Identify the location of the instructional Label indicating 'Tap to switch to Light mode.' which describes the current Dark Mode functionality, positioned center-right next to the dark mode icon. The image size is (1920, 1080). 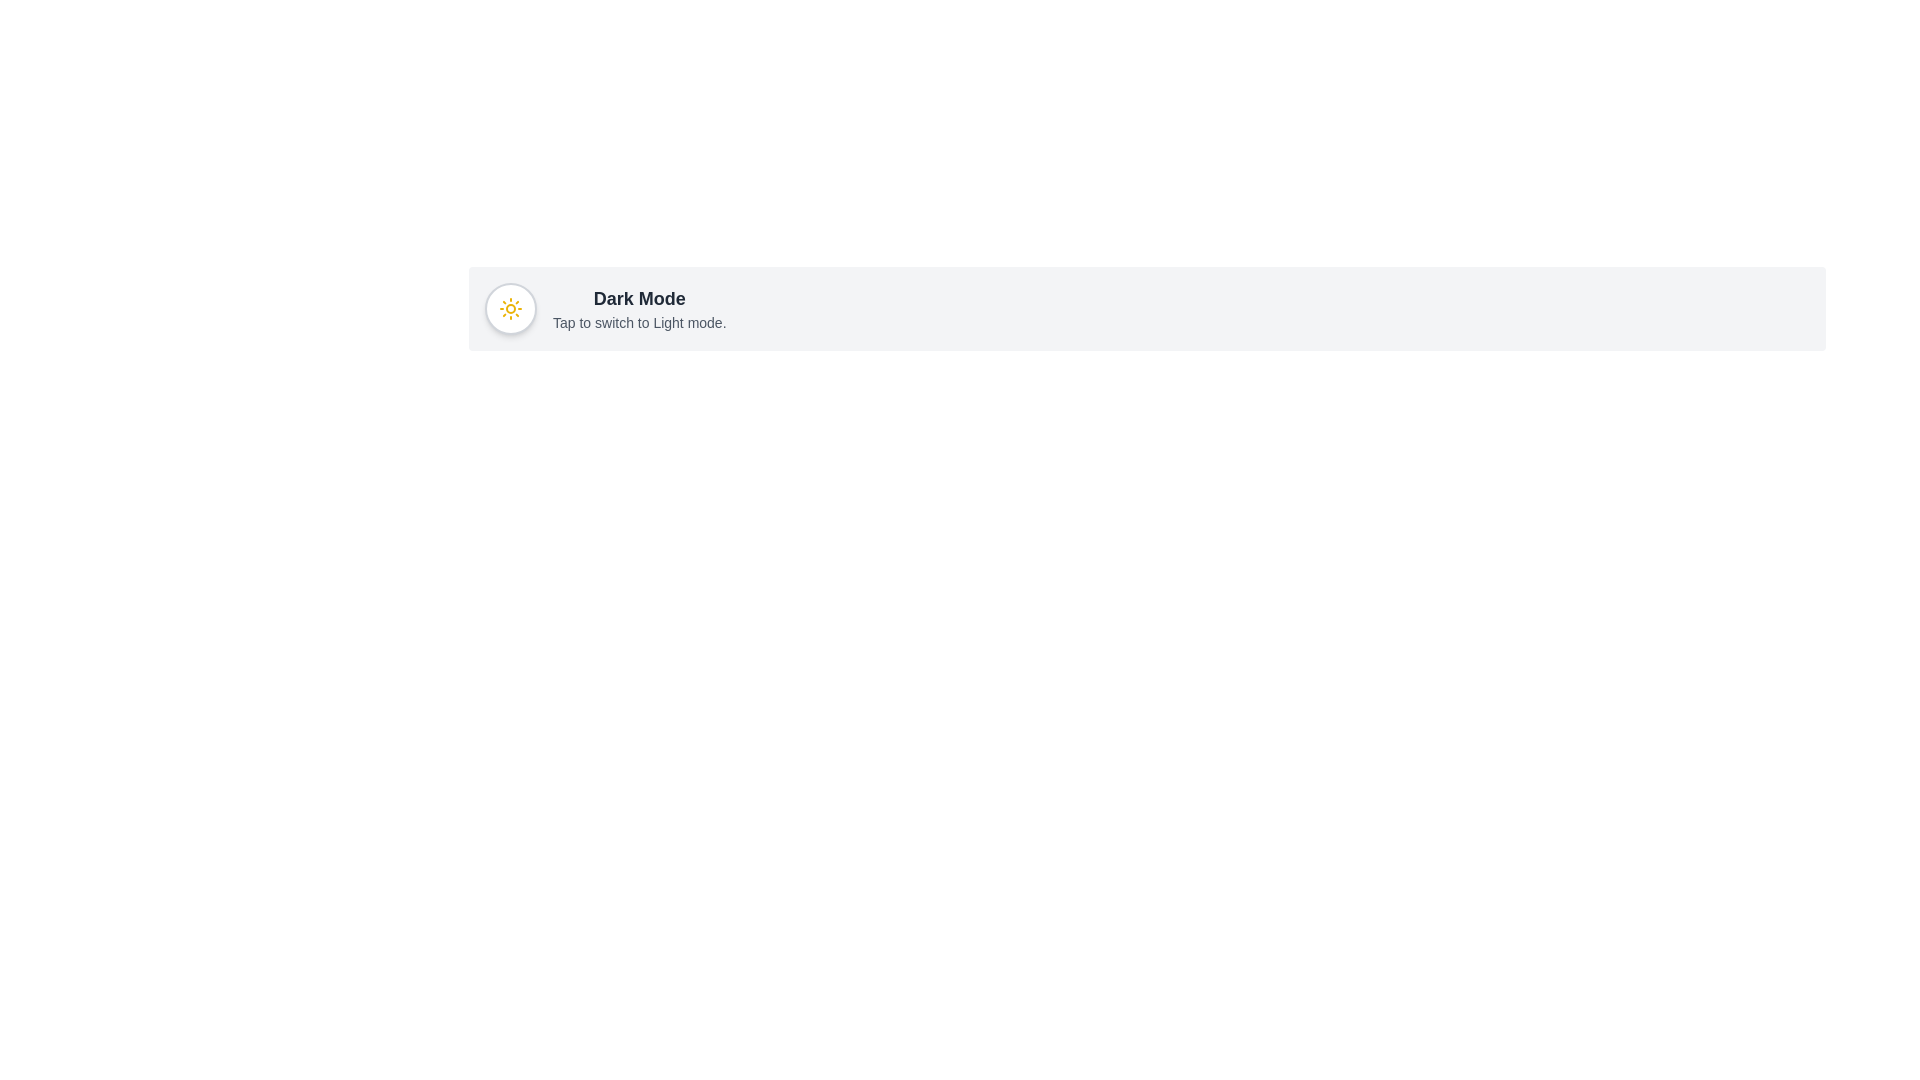
(638, 308).